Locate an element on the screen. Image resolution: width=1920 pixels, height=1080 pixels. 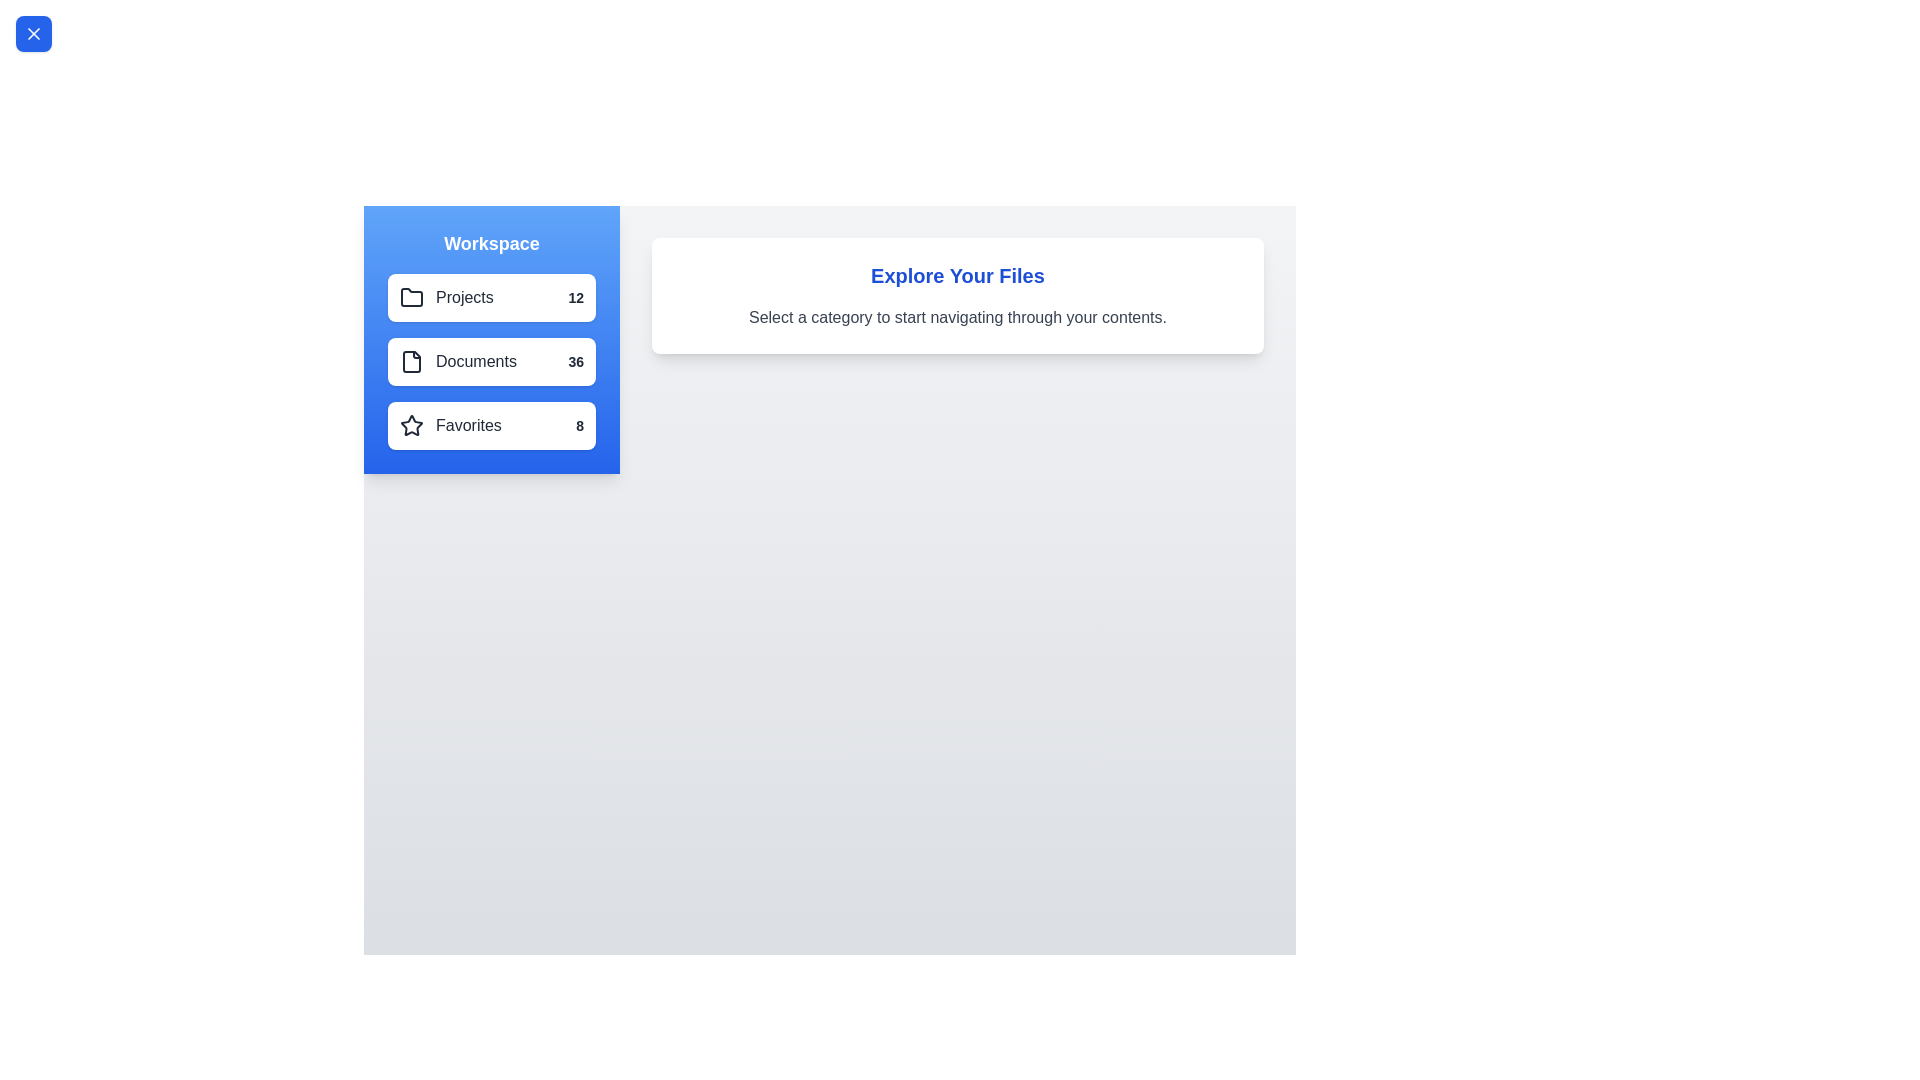
toggle button located at the top-left corner of the screen to toggle the drawer visibility is located at coordinates (33, 34).